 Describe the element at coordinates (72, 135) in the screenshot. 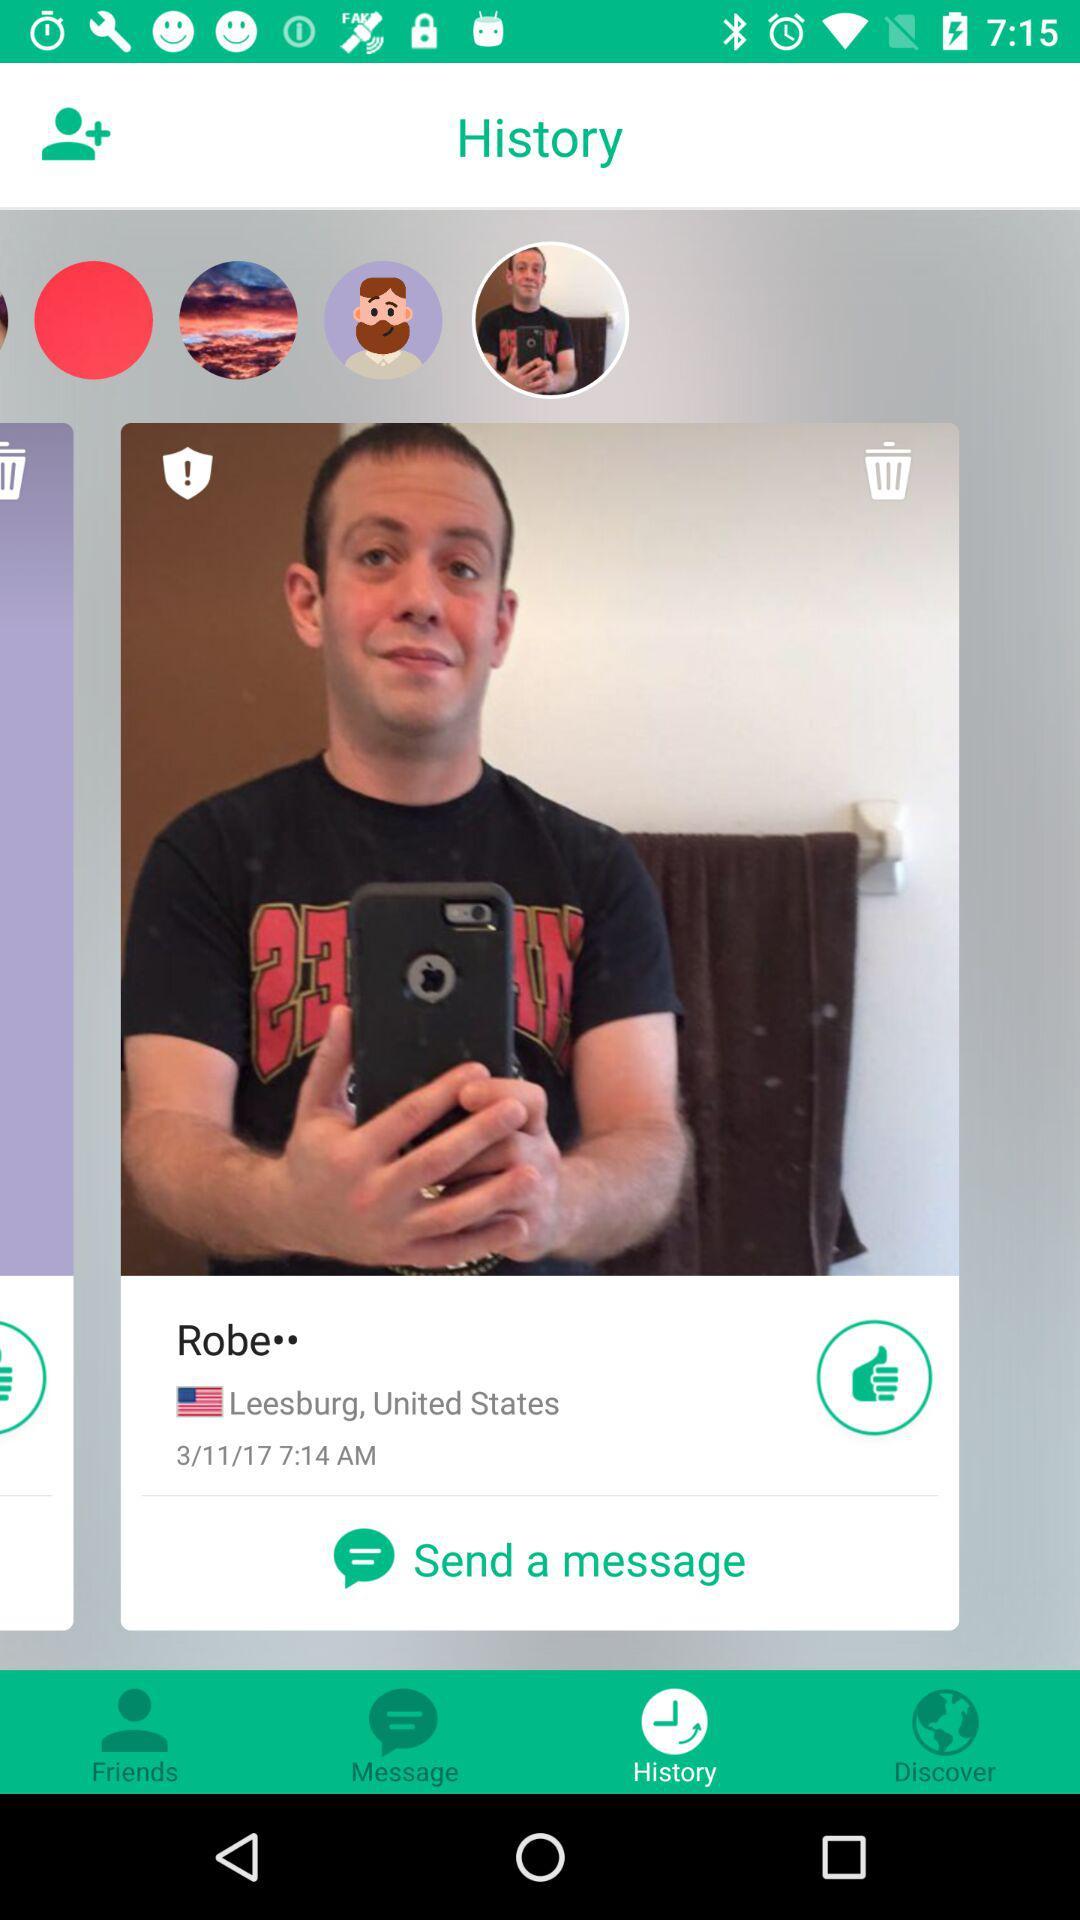

I see `the follow icon` at that location.